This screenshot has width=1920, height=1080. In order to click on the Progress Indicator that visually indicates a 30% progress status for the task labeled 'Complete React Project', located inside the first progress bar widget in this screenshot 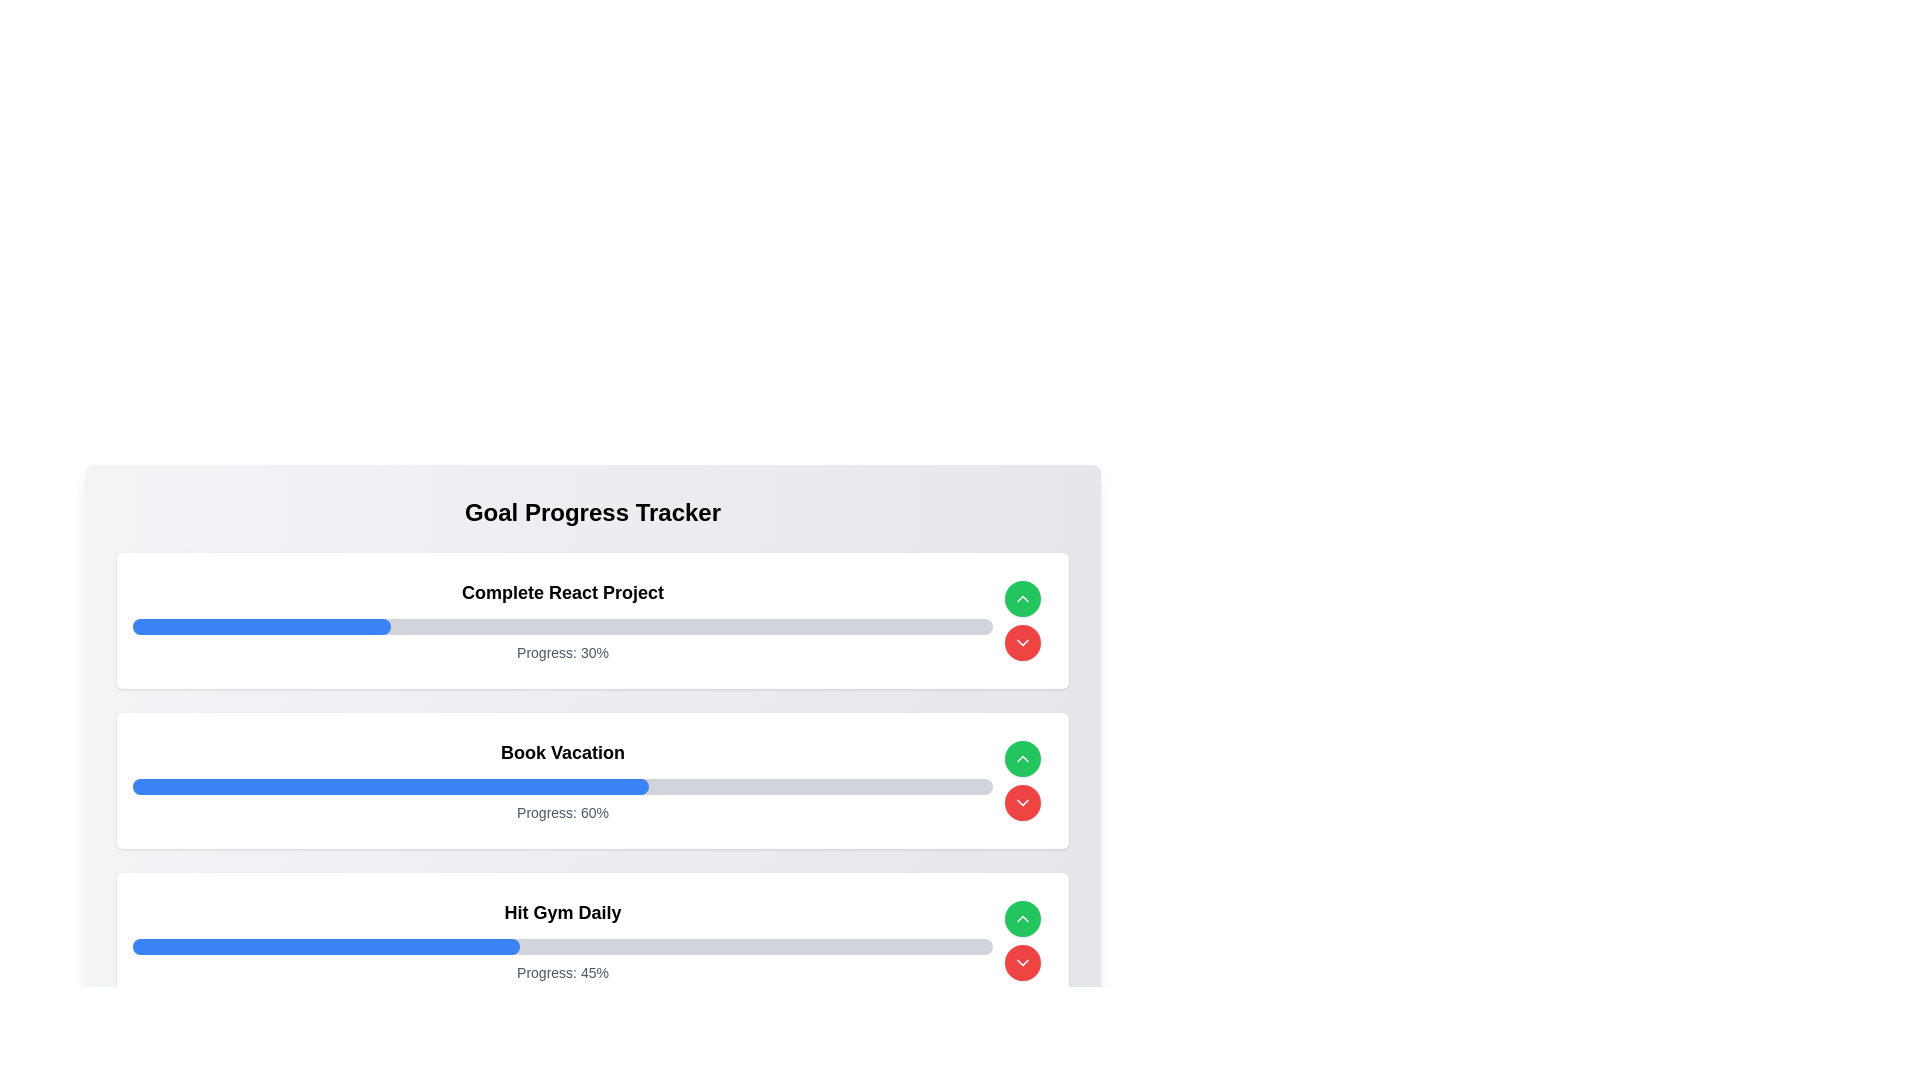, I will do `click(261, 626)`.